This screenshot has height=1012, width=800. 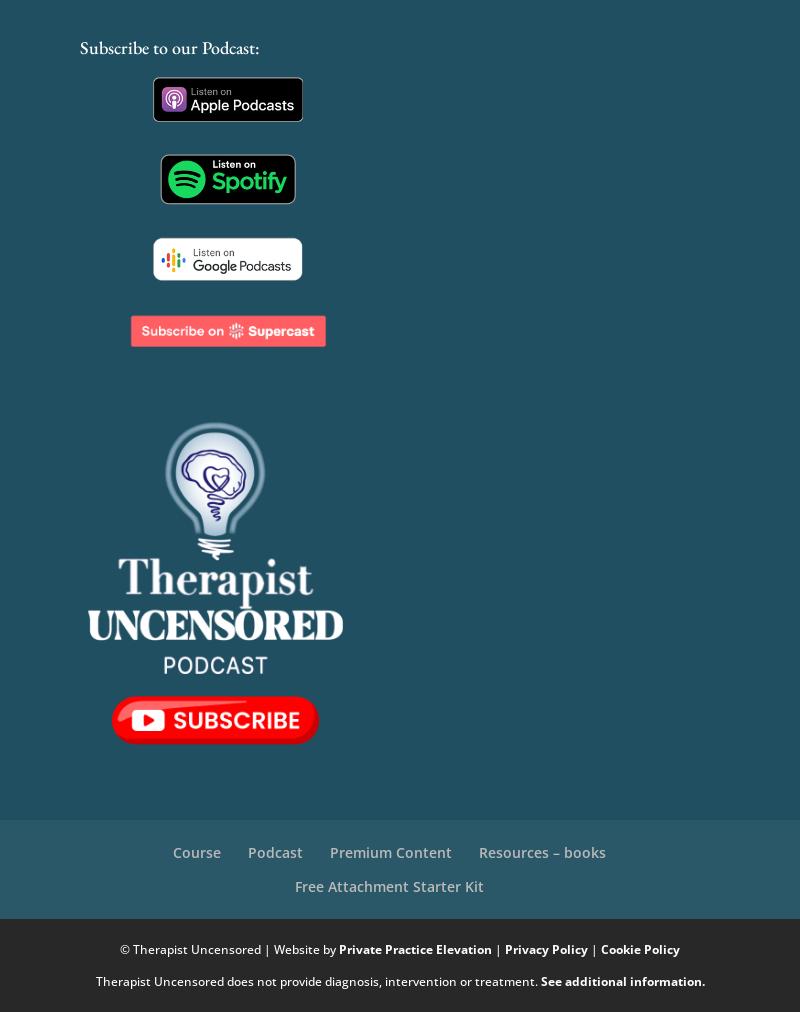 I want to click on 'Course', so click(x=195, y=850).